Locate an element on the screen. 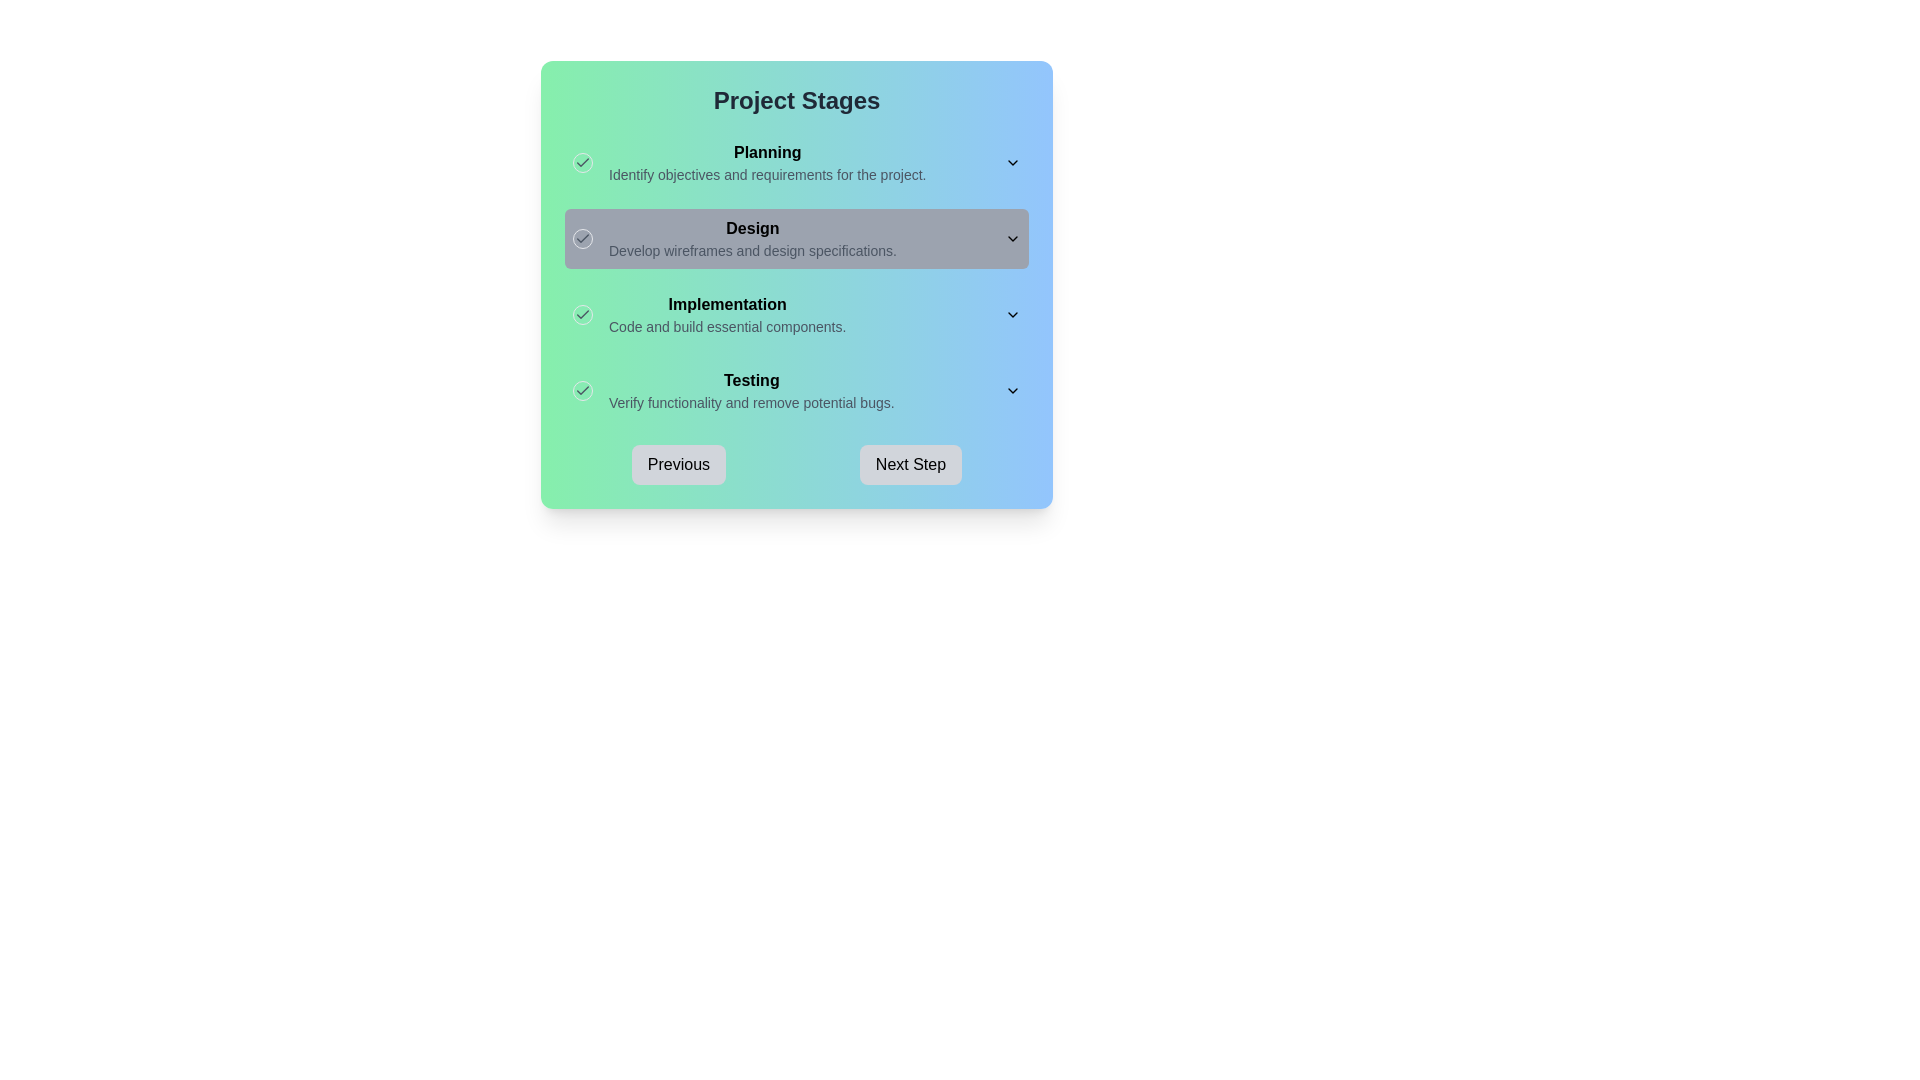 Image resolution: width=1920 pixels, height=1080 pixels. descriptive text of the 'Testing' label which indicates it is a title and provides a description about verifying functionality and removing potential bugs is located at coordinates (750, 390).